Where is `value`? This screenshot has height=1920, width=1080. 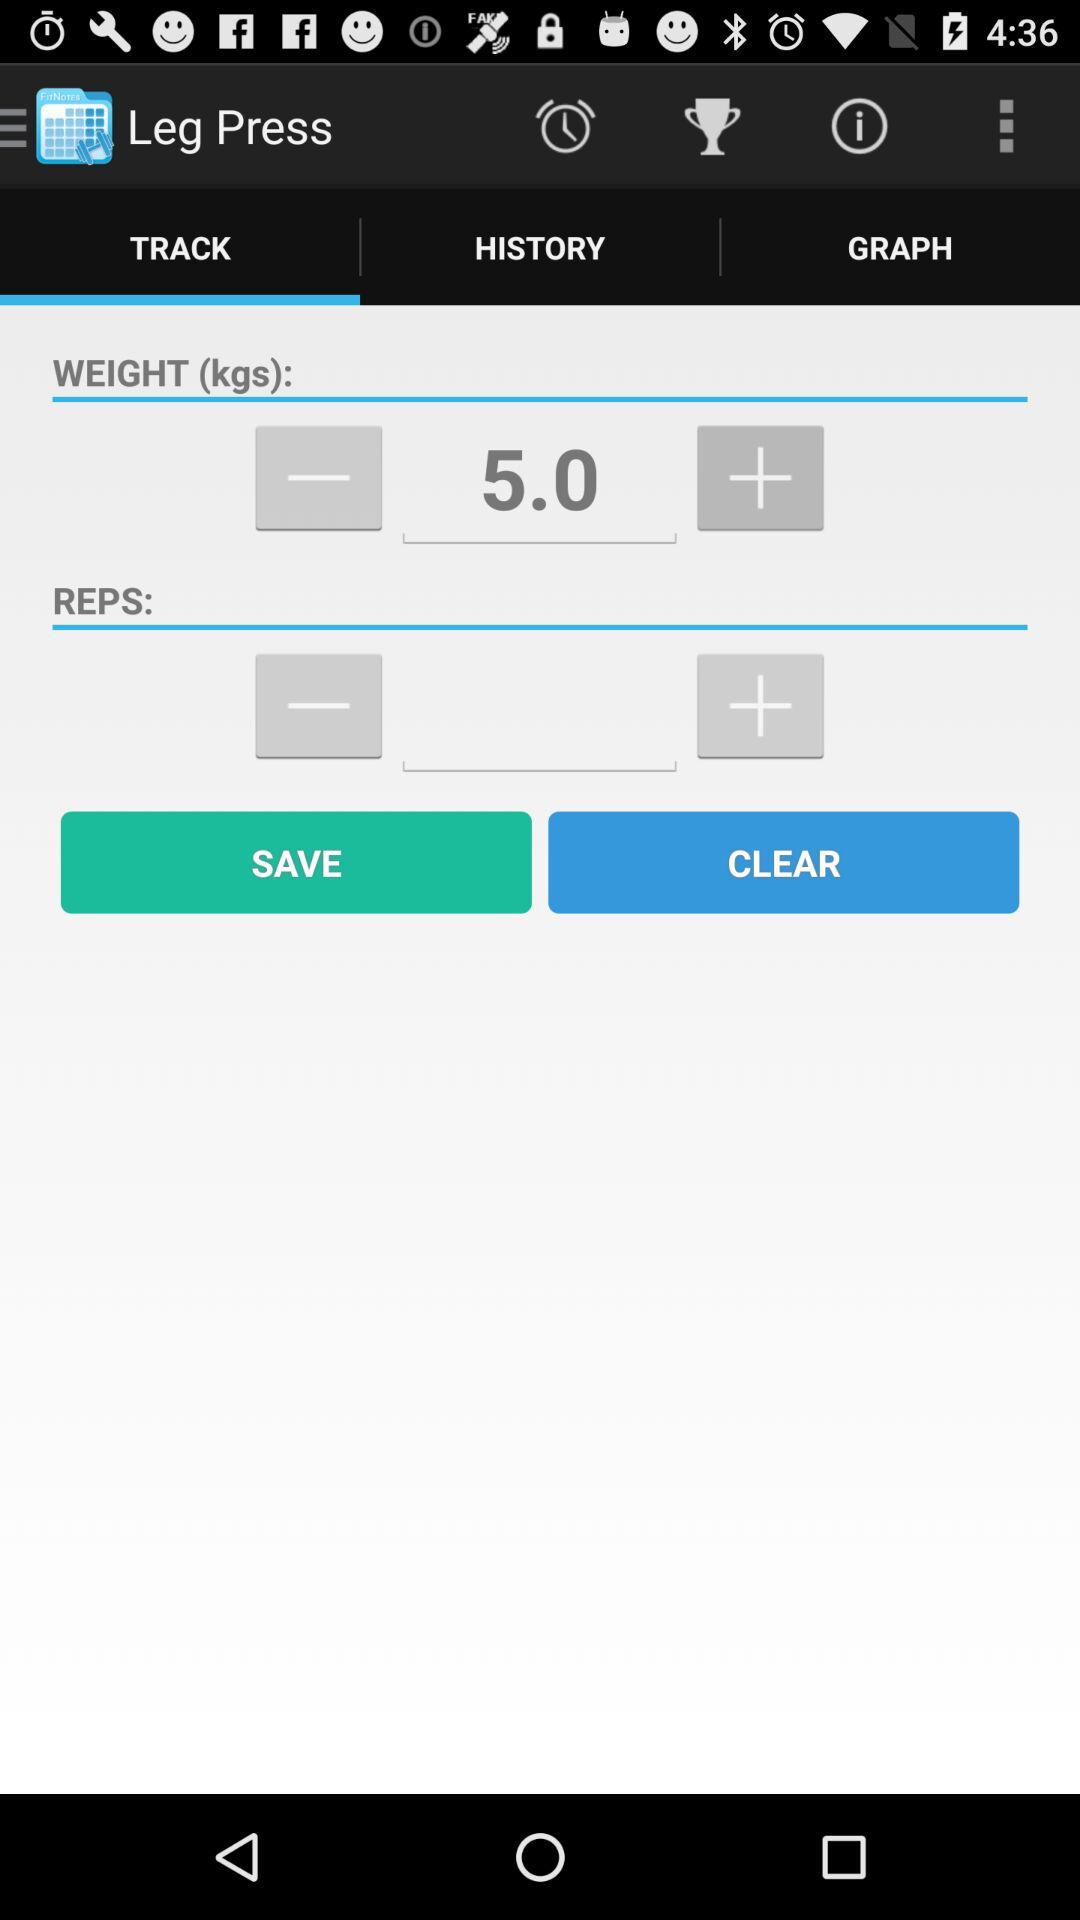 value is located at coordinates (538, 706).